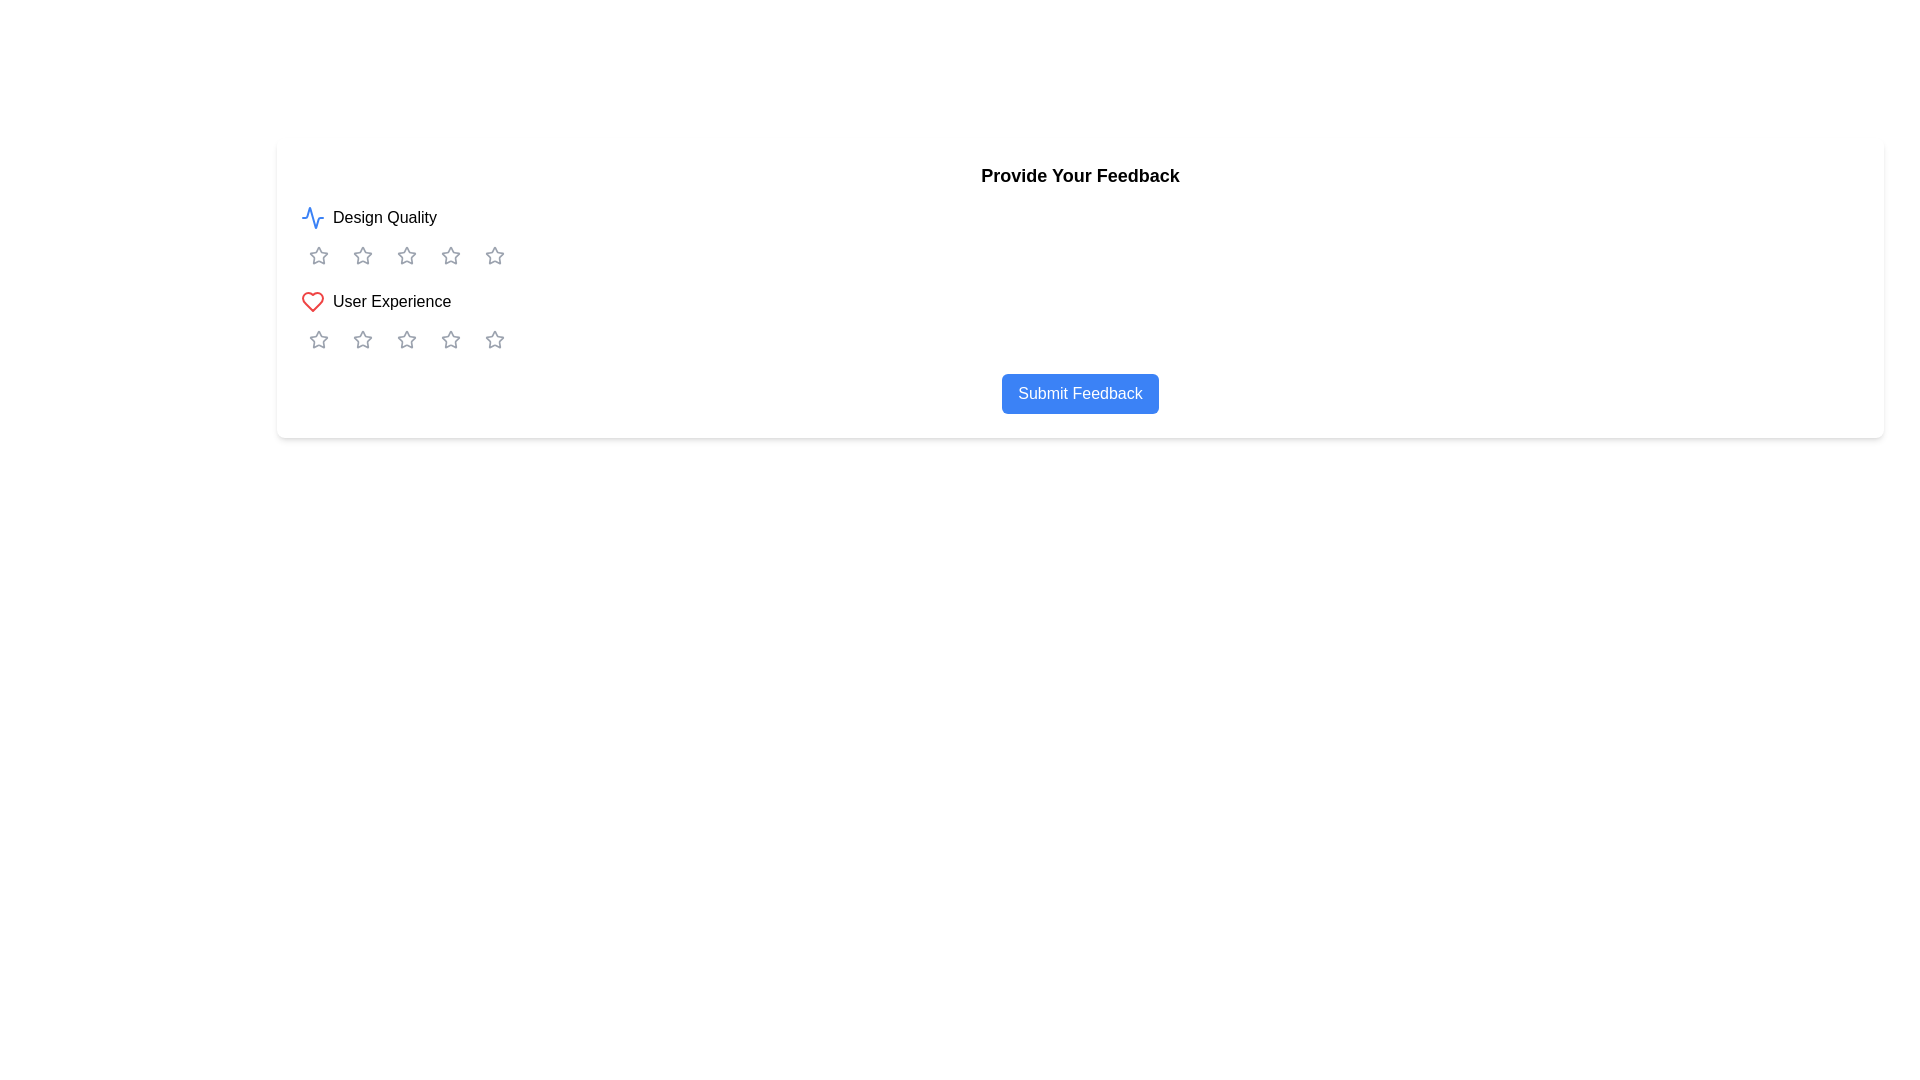 This screenshot has height=1080, width=1920. I want to click on the heart icon representing preference in the rating system located under the 'User Experience' label in the second row of the feedback section, so click(311, 301).